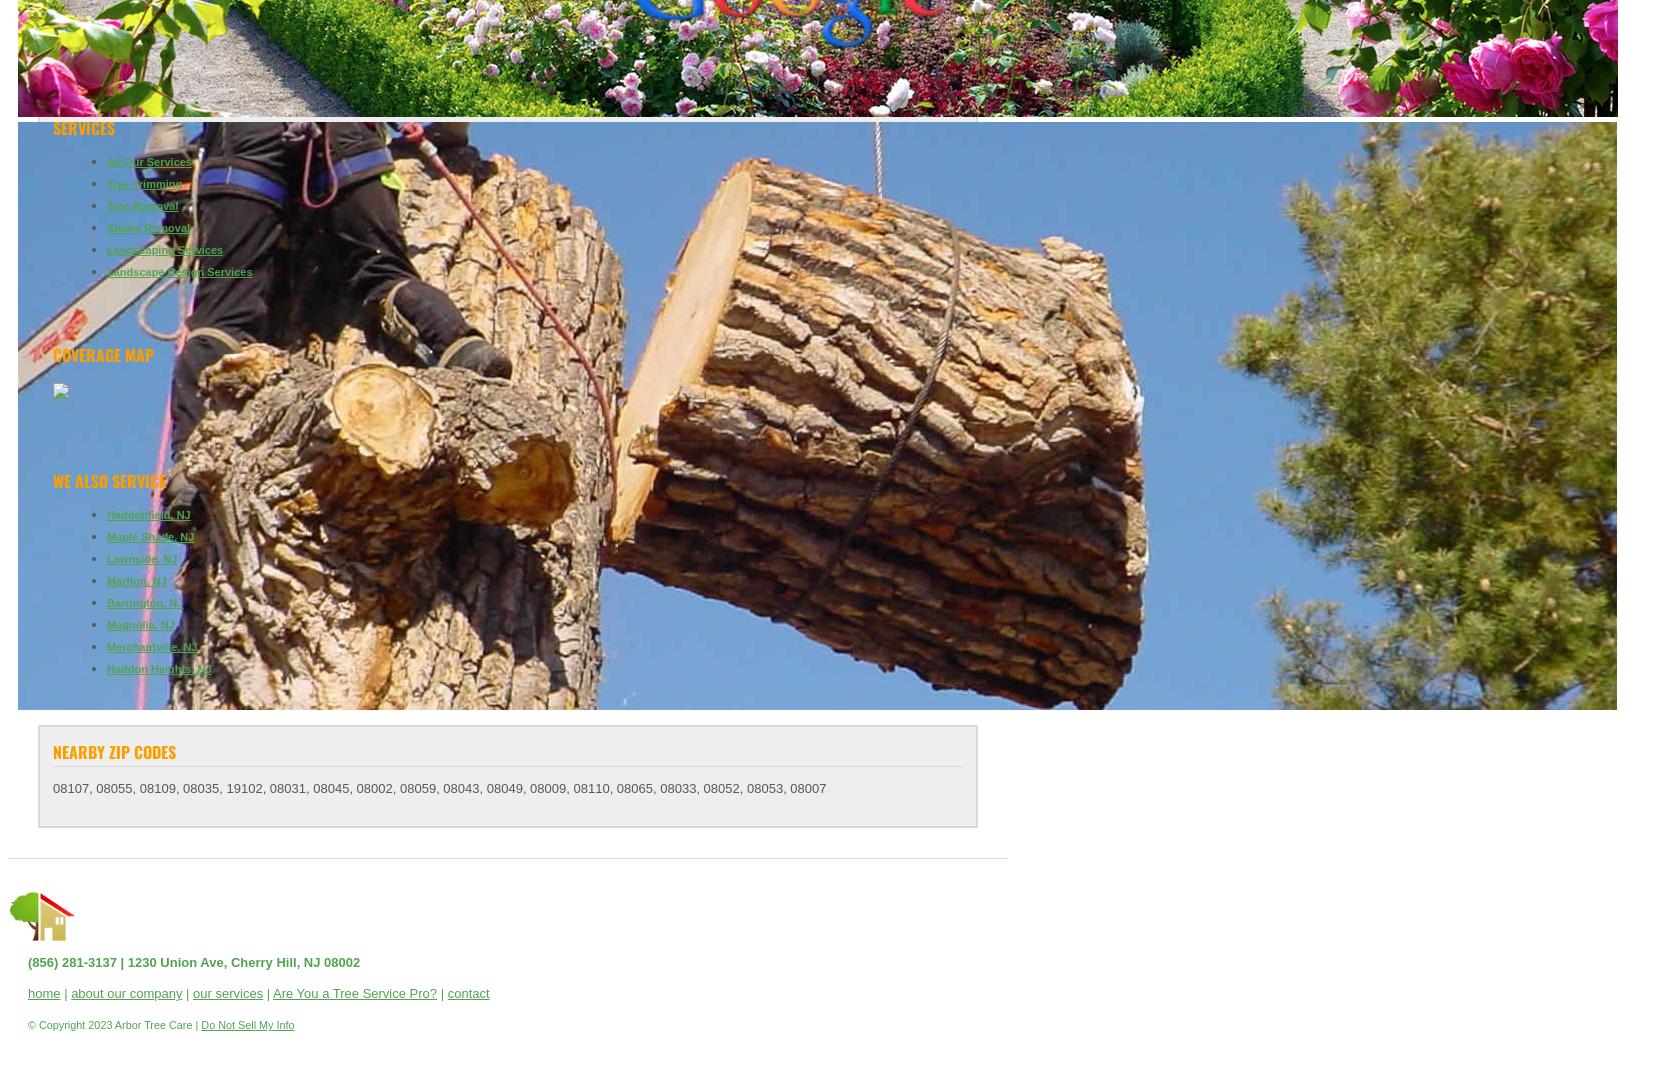 This screenshot has width=1670, height=1066. Describe the element at coordinates (135, 579) in the screenshot. I see `'Marlton, NJ'` at that location.